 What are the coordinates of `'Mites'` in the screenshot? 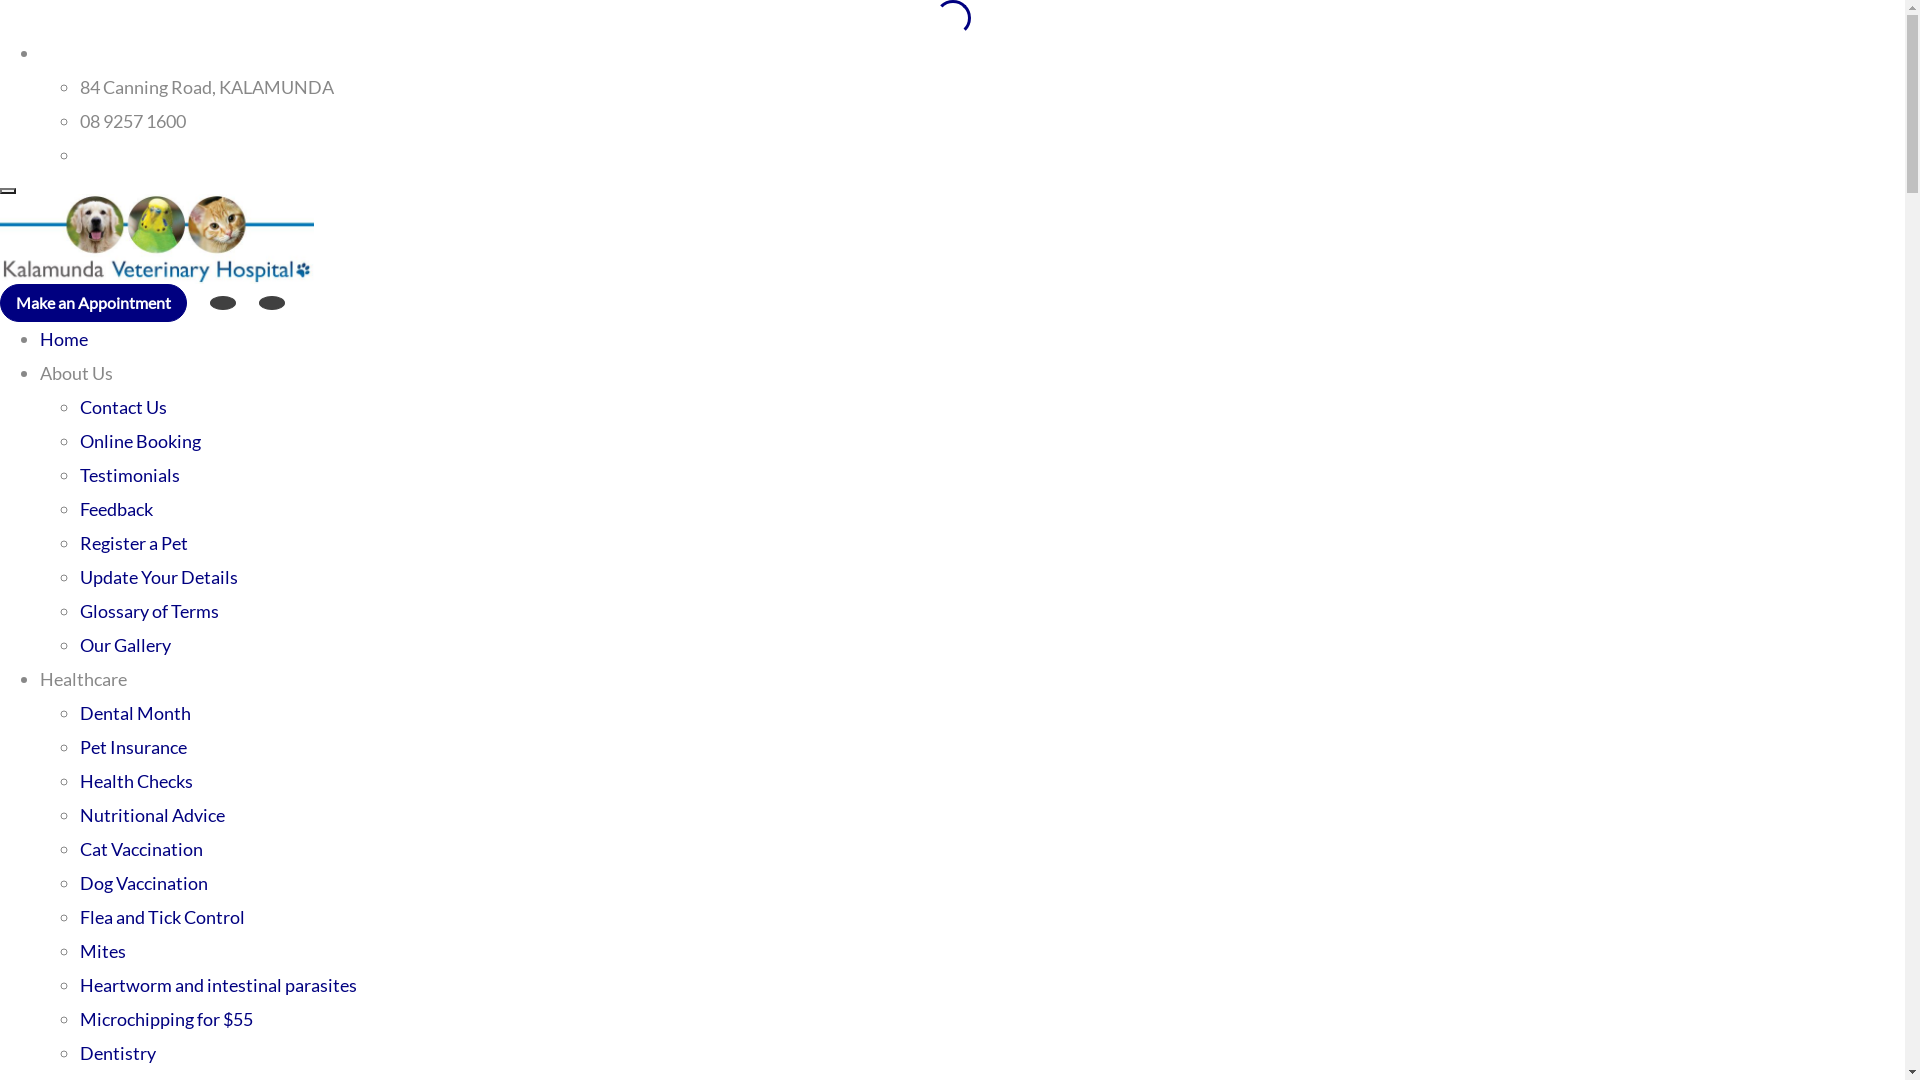 It's located at (101, 950).